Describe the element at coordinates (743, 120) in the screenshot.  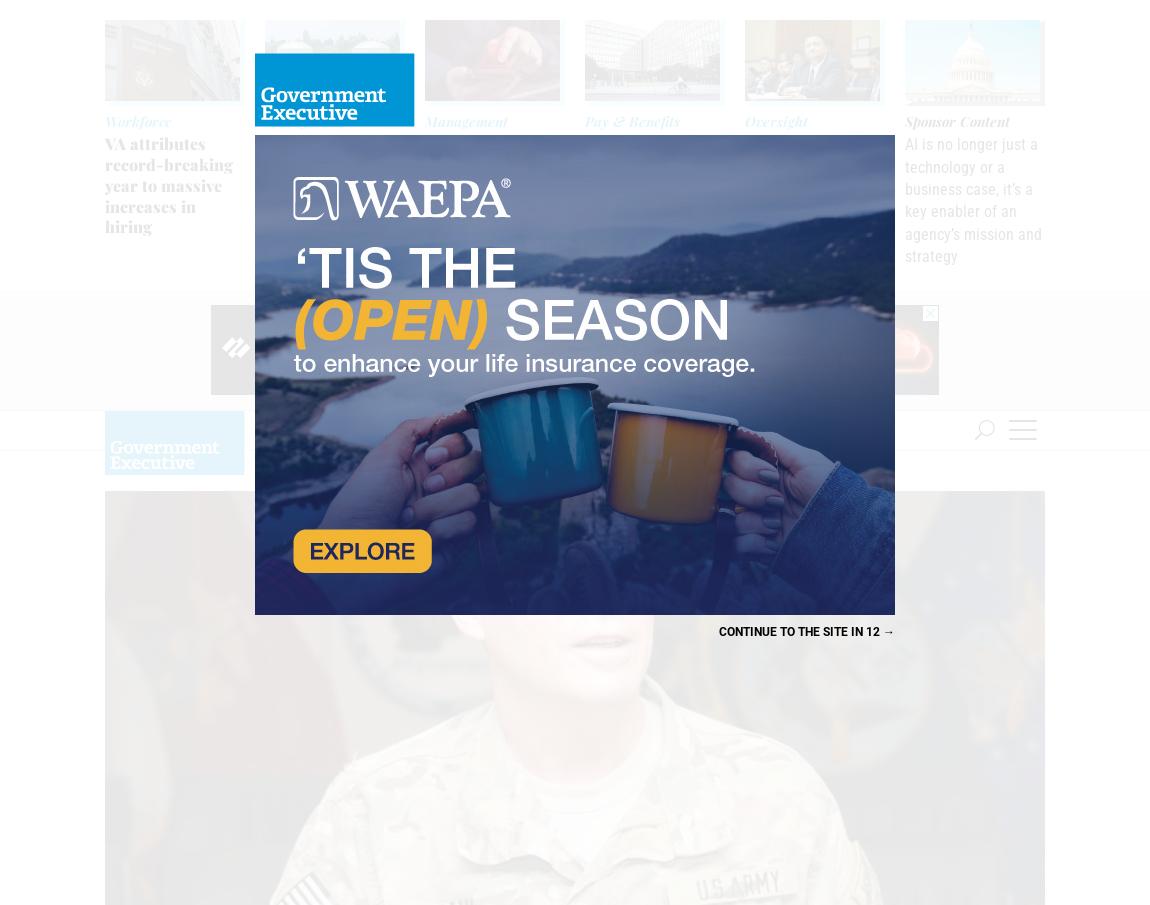
I see `'Oversight'` at that location.